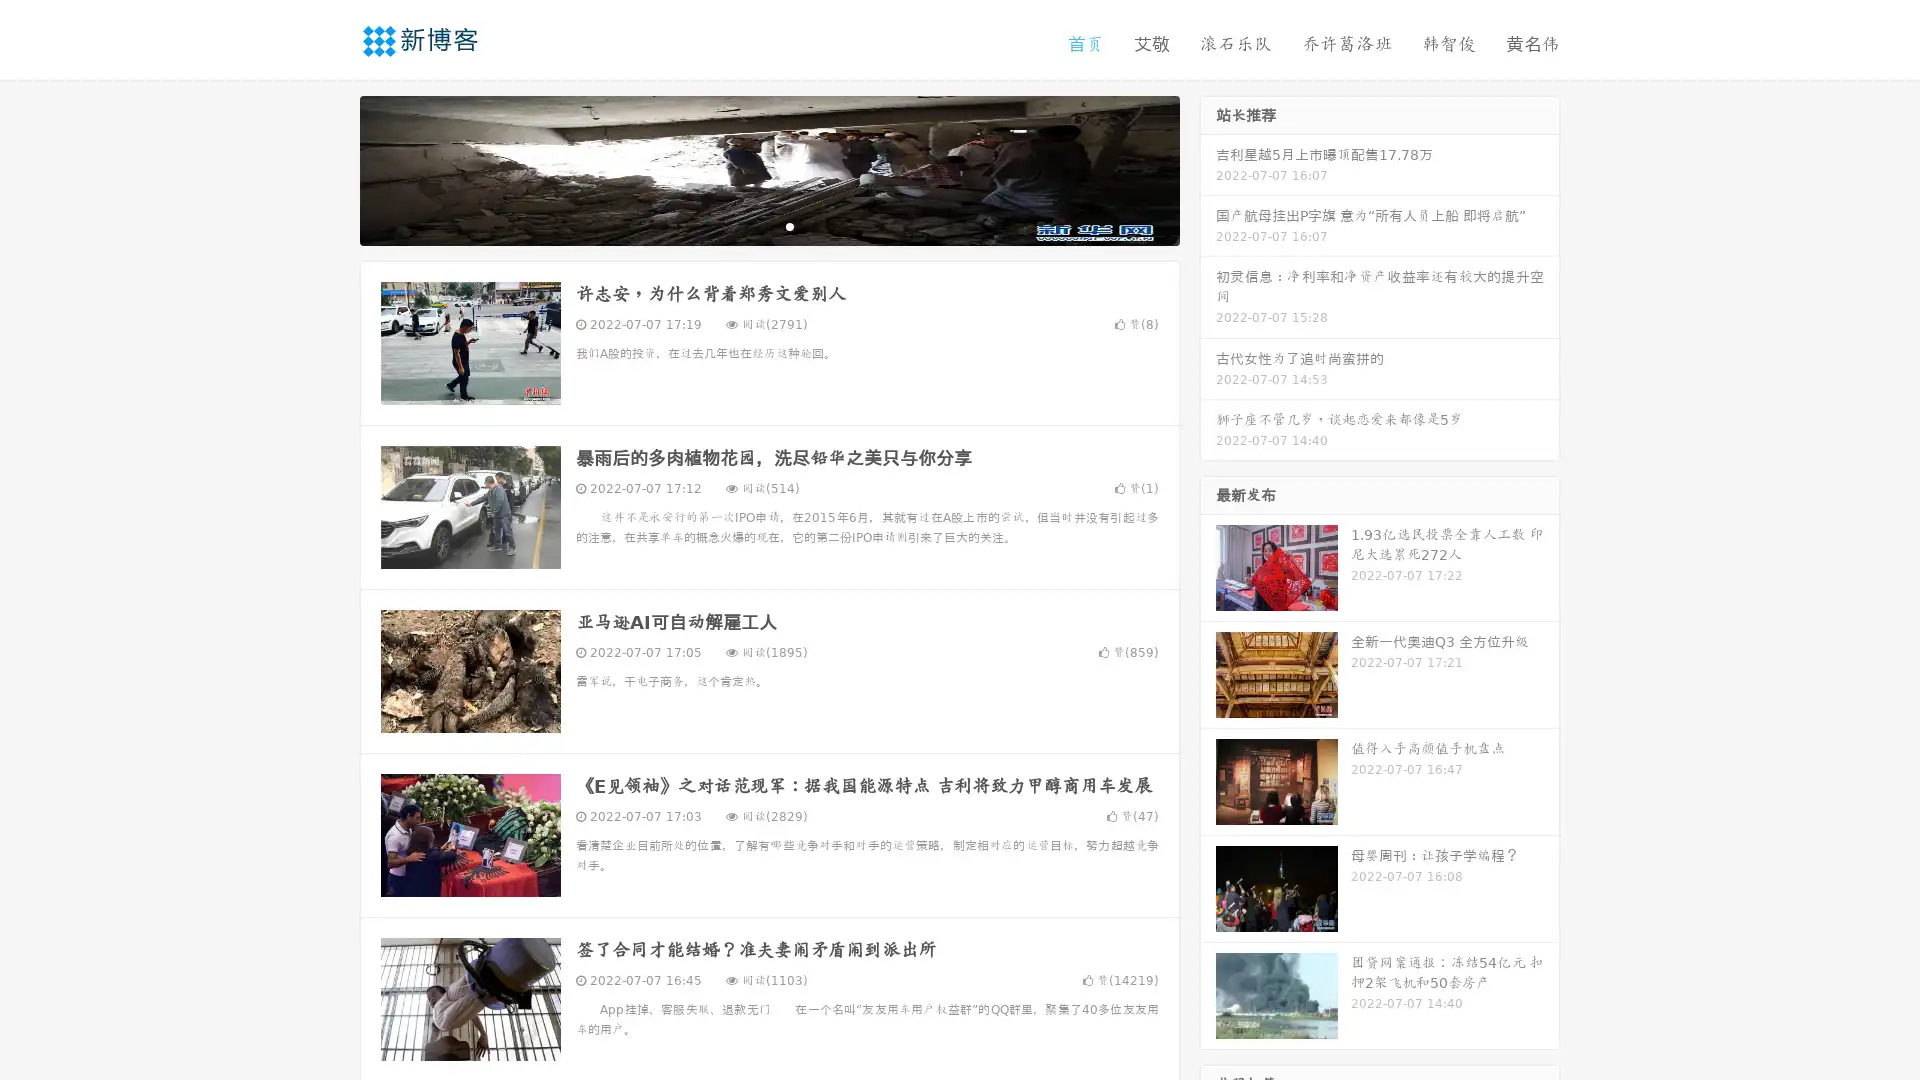  I want to click on Go to slide 2, so click(768, 225).